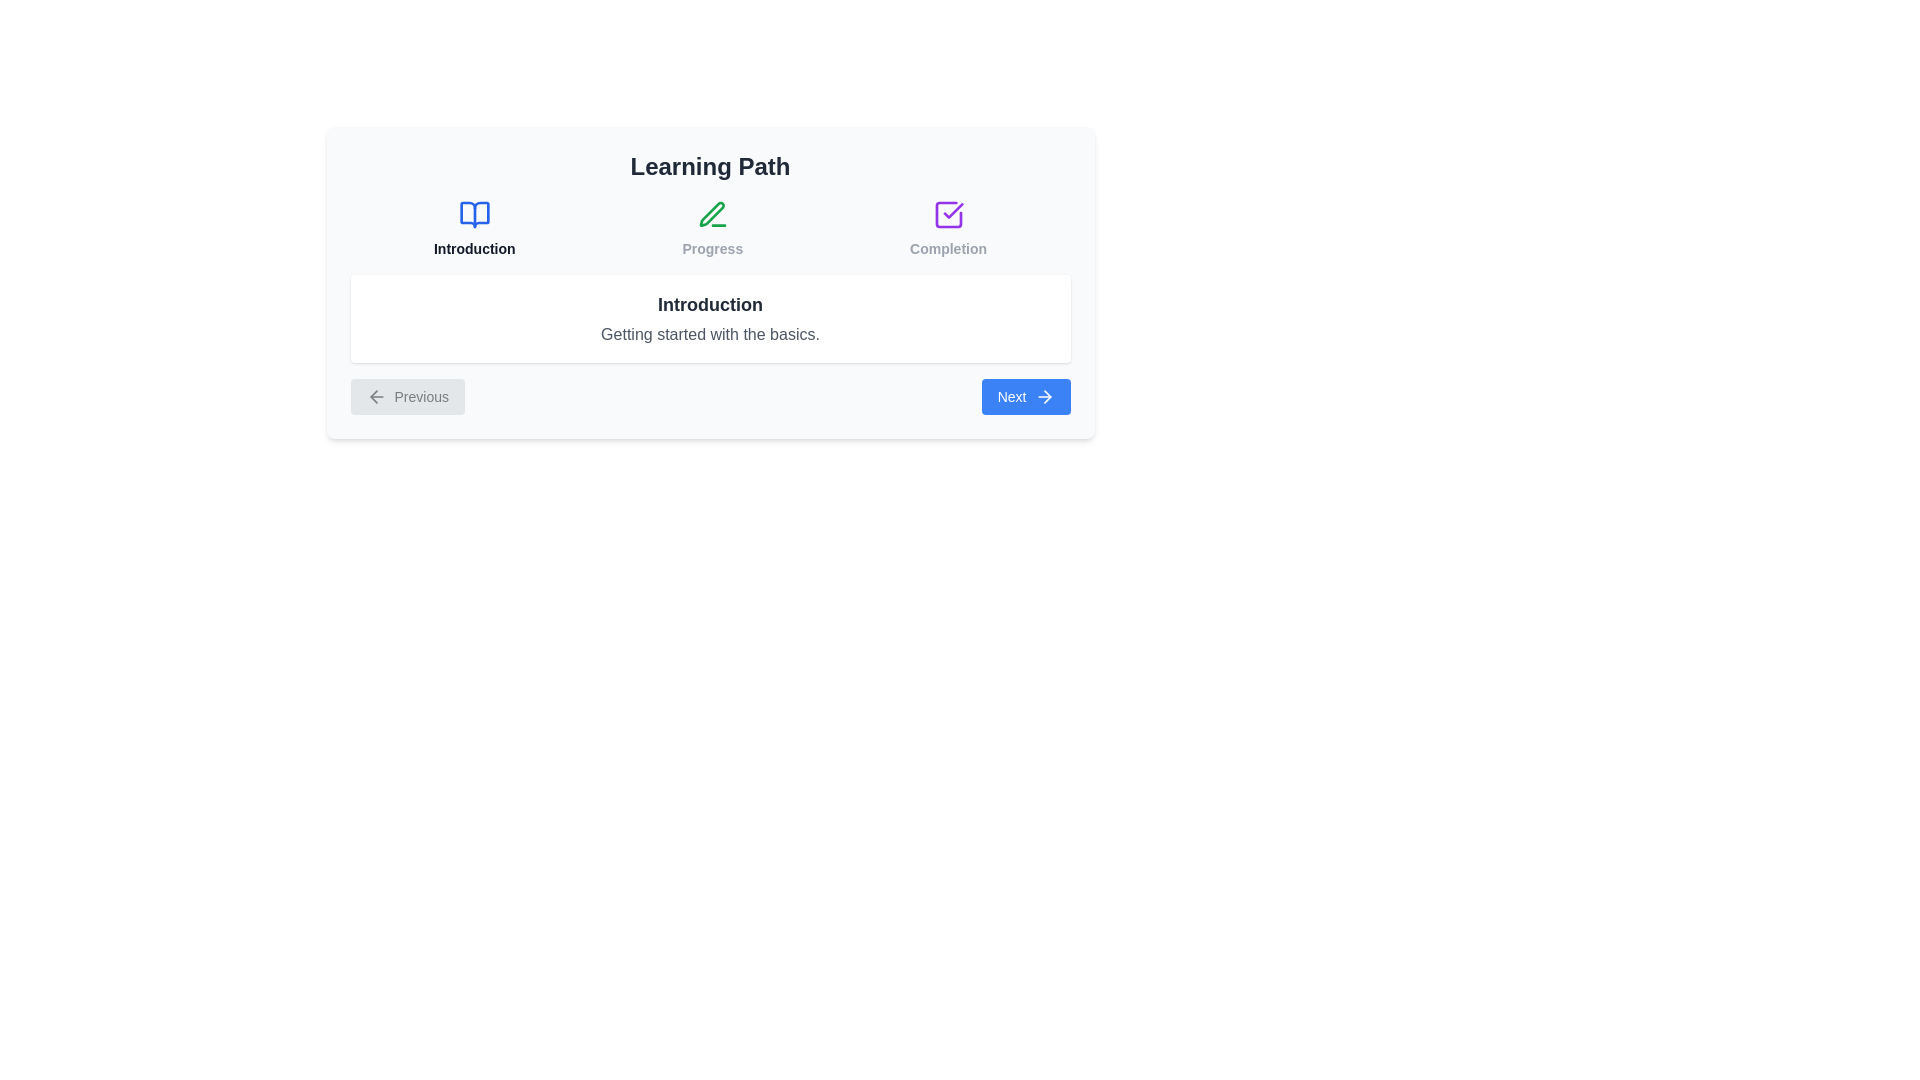  What do you see at coordinates (473, 227) in the screenshot?
I see `the topic labeled Introduction to inspect its icon and label` at bounding box center [473, 227].